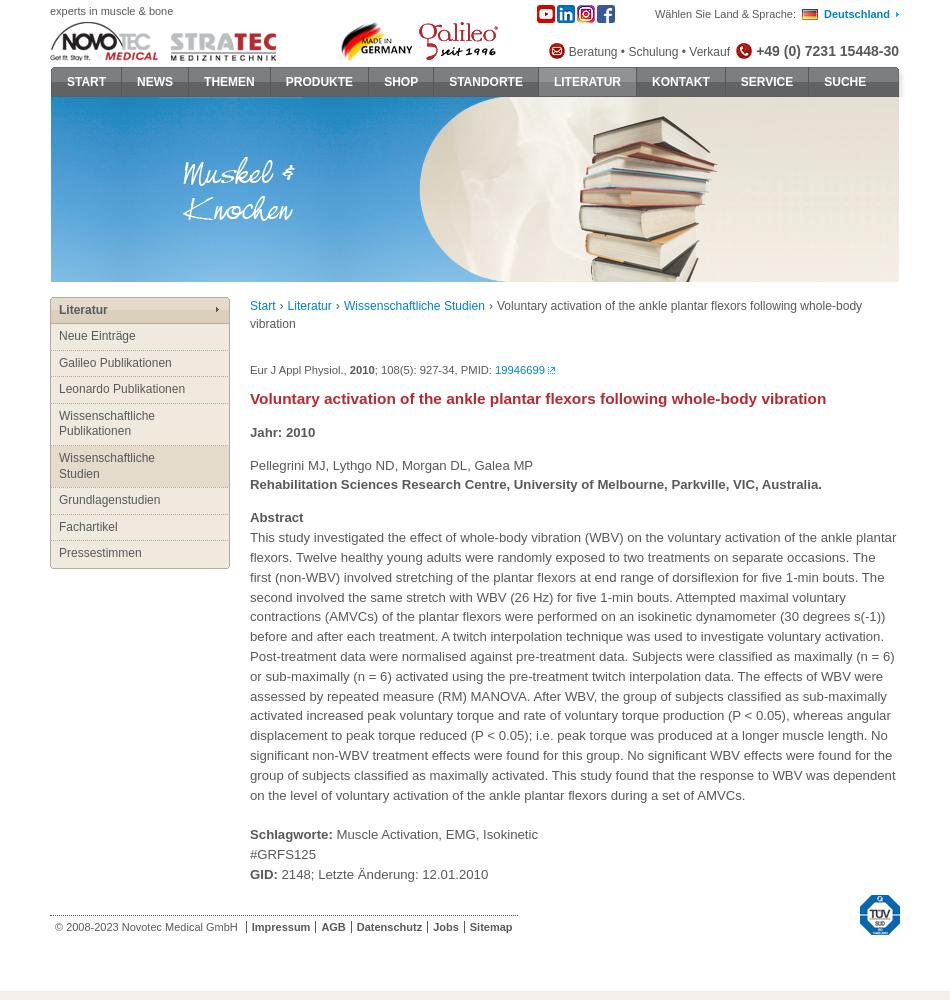  What do you see at coordinates (262, 872) in the screenshot?
I see `'GID:'` at bounding box center [262, 872].